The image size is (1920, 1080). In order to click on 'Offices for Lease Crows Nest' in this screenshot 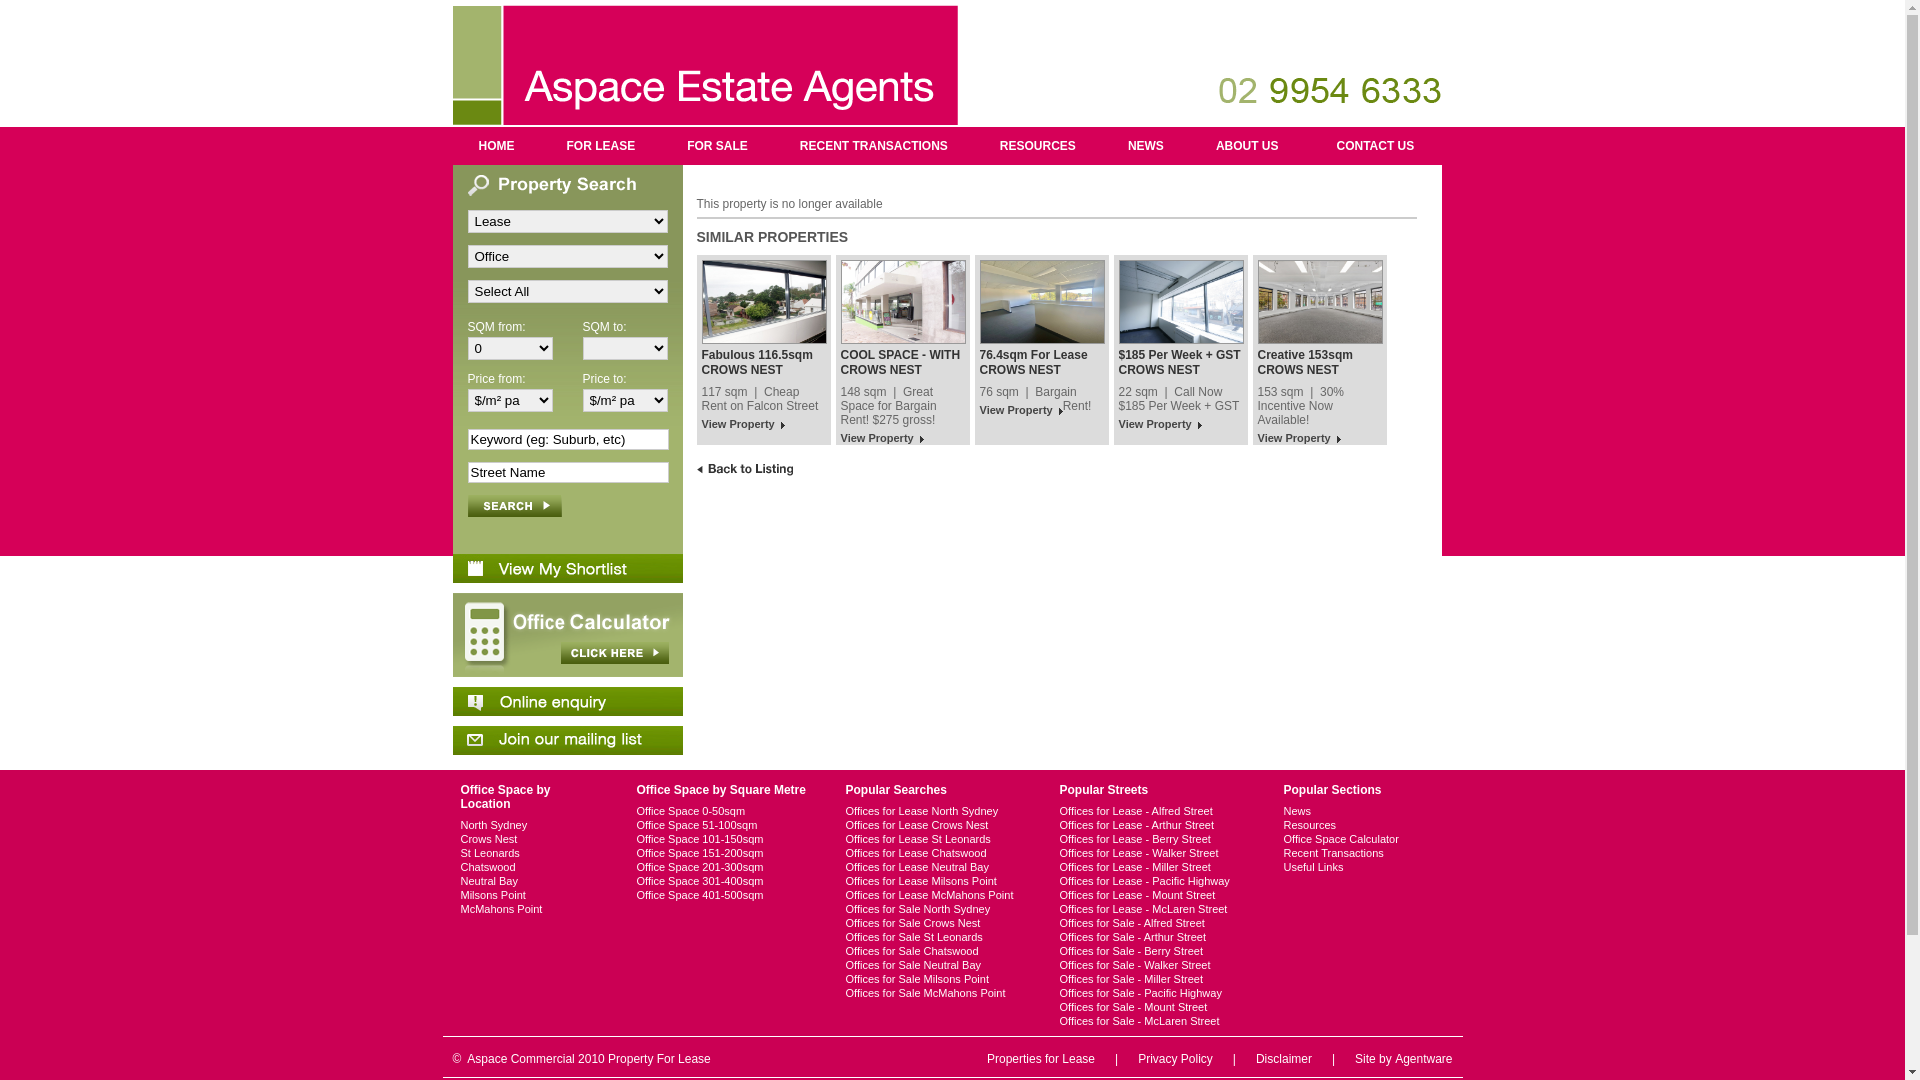, I will do `click(935, 825)`.